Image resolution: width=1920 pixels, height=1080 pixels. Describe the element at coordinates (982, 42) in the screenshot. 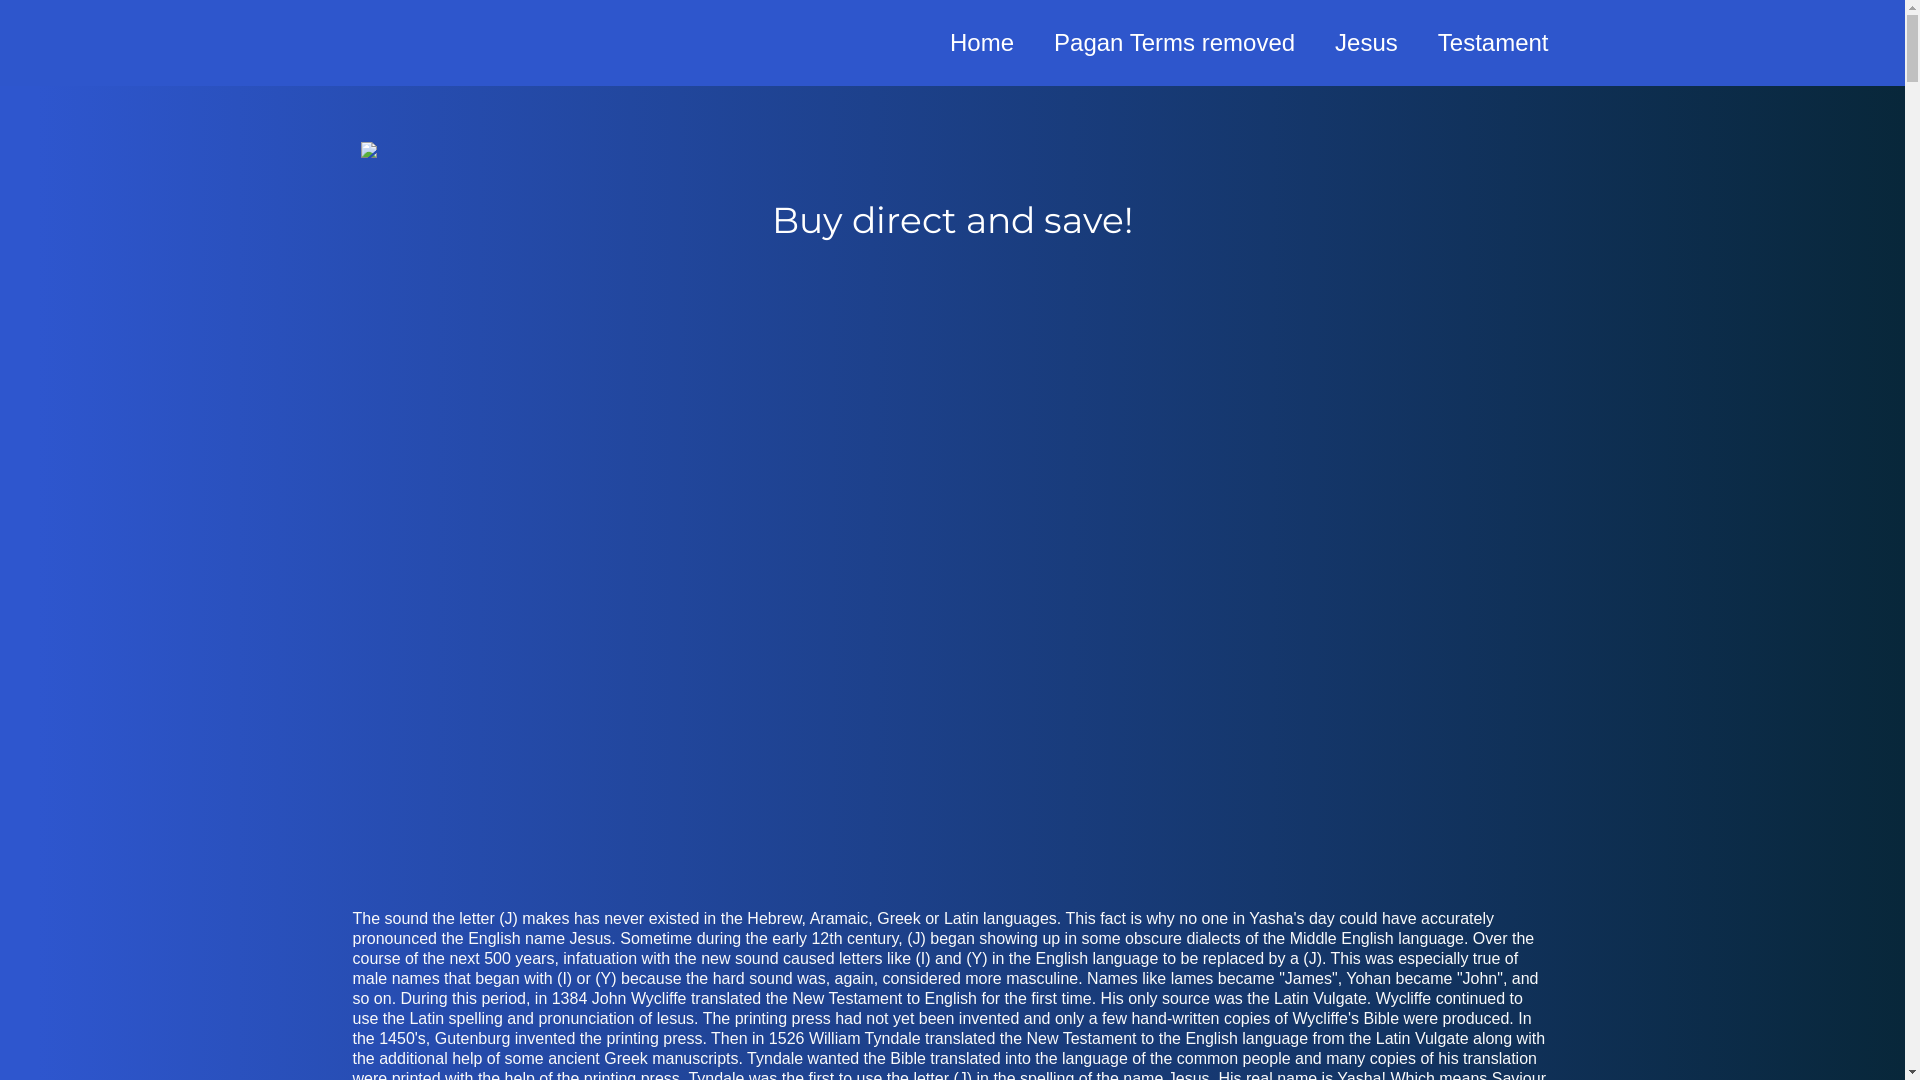

I see `'Home'` at that location.